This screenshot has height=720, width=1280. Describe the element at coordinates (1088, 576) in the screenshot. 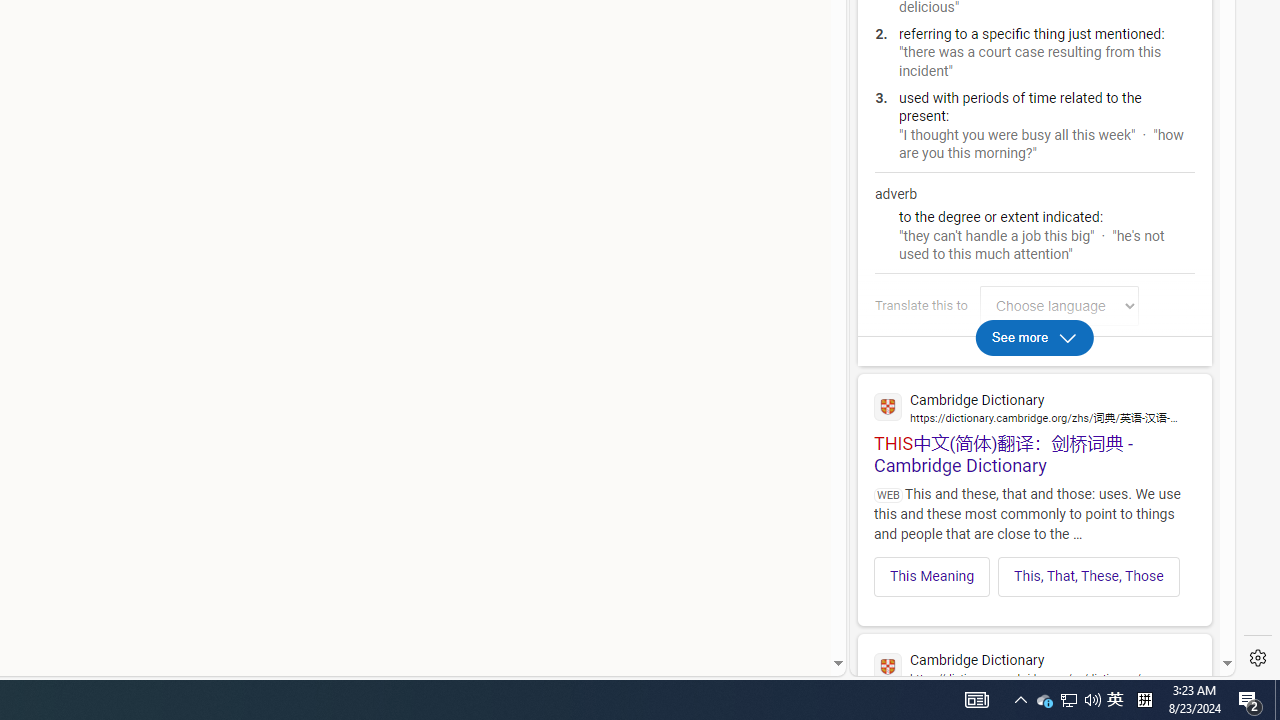

I see `'This, That, These, Those'` at that location.